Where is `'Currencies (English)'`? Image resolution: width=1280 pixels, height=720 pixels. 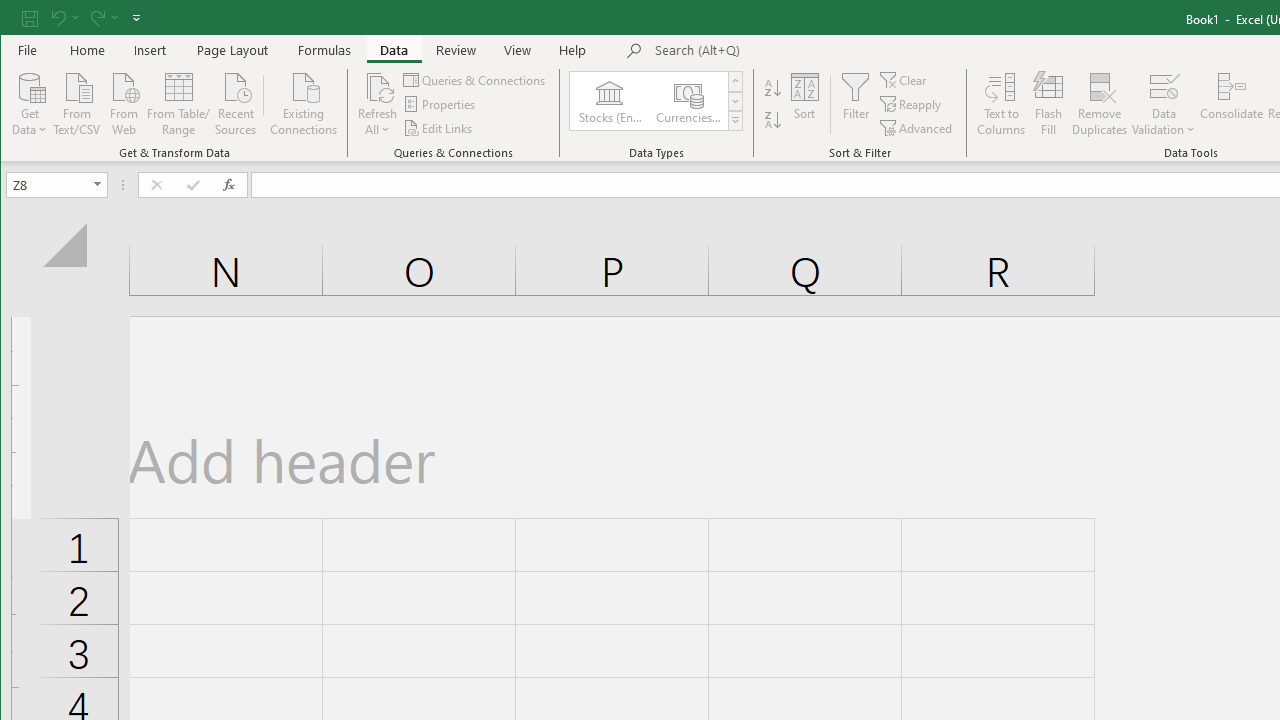
'Currencies (English)' is located at coordinates (688, 100).